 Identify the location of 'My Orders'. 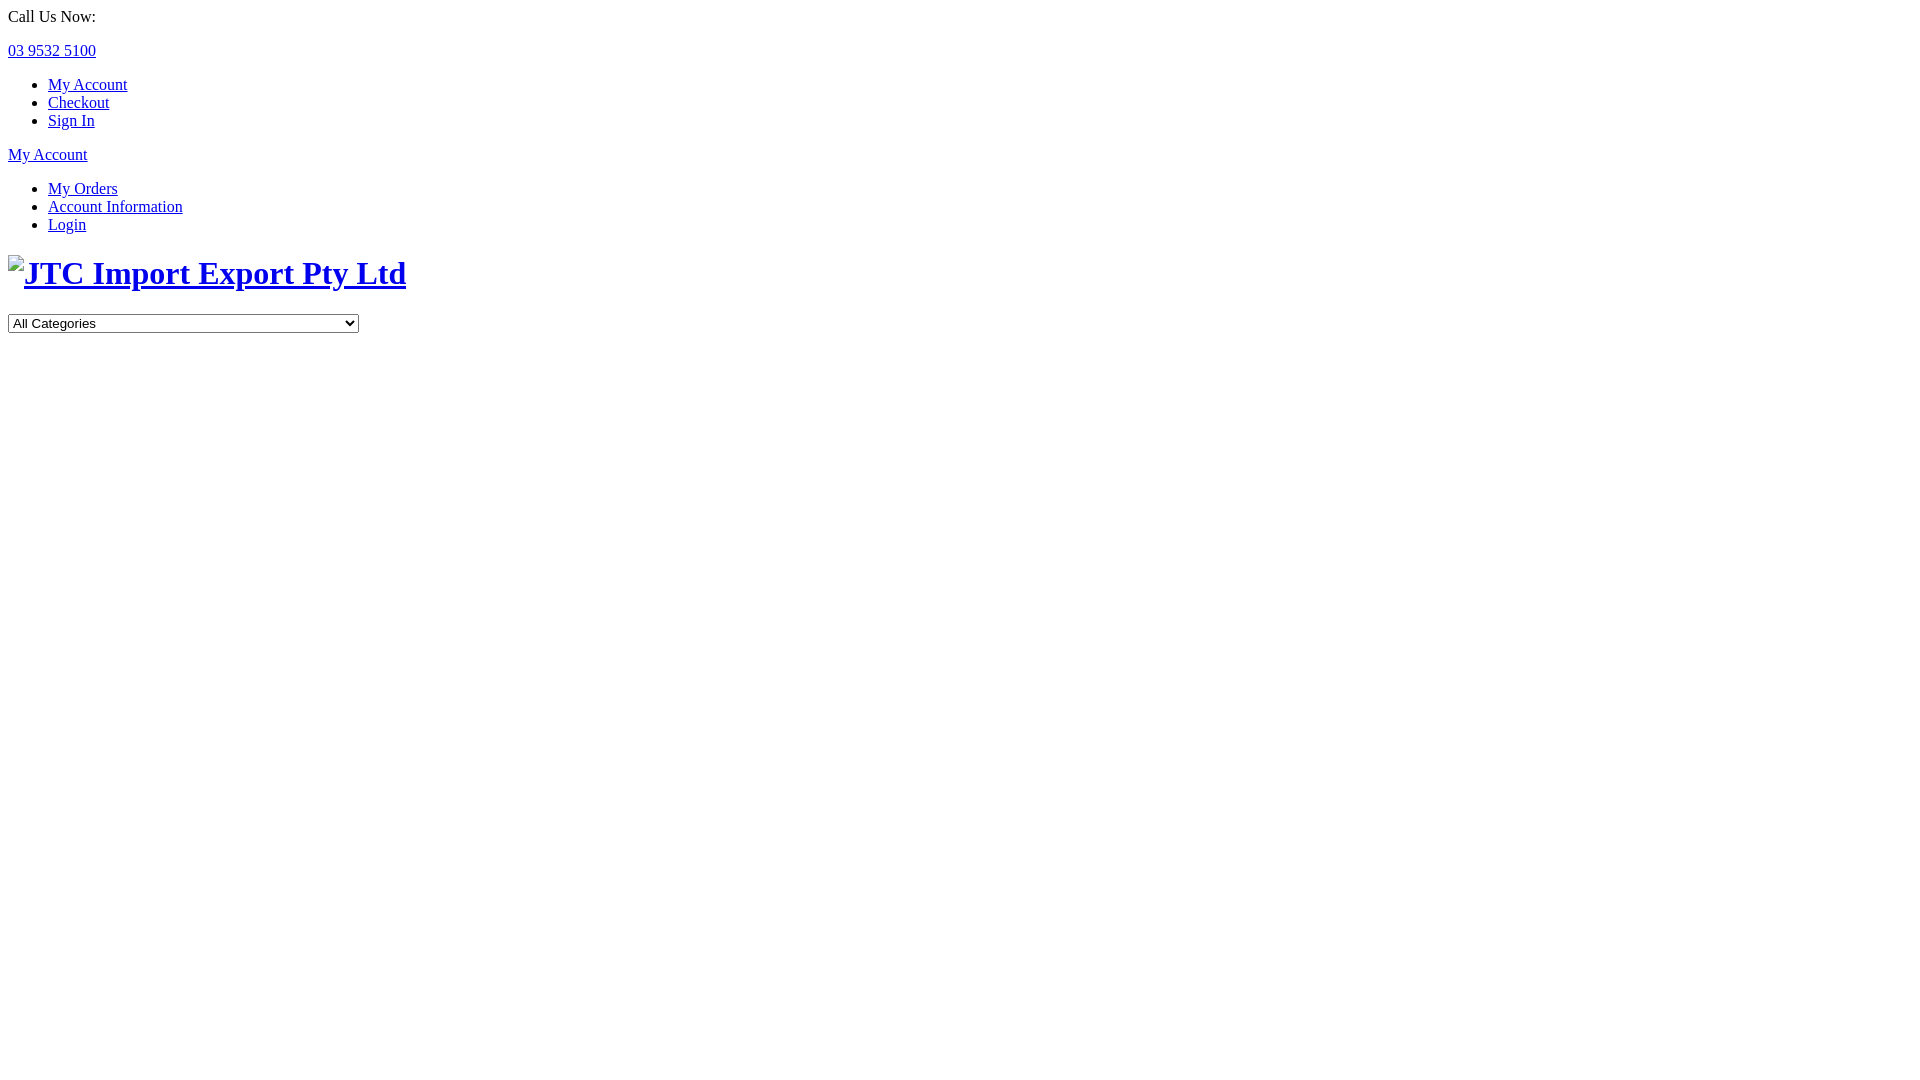
(48, 188).